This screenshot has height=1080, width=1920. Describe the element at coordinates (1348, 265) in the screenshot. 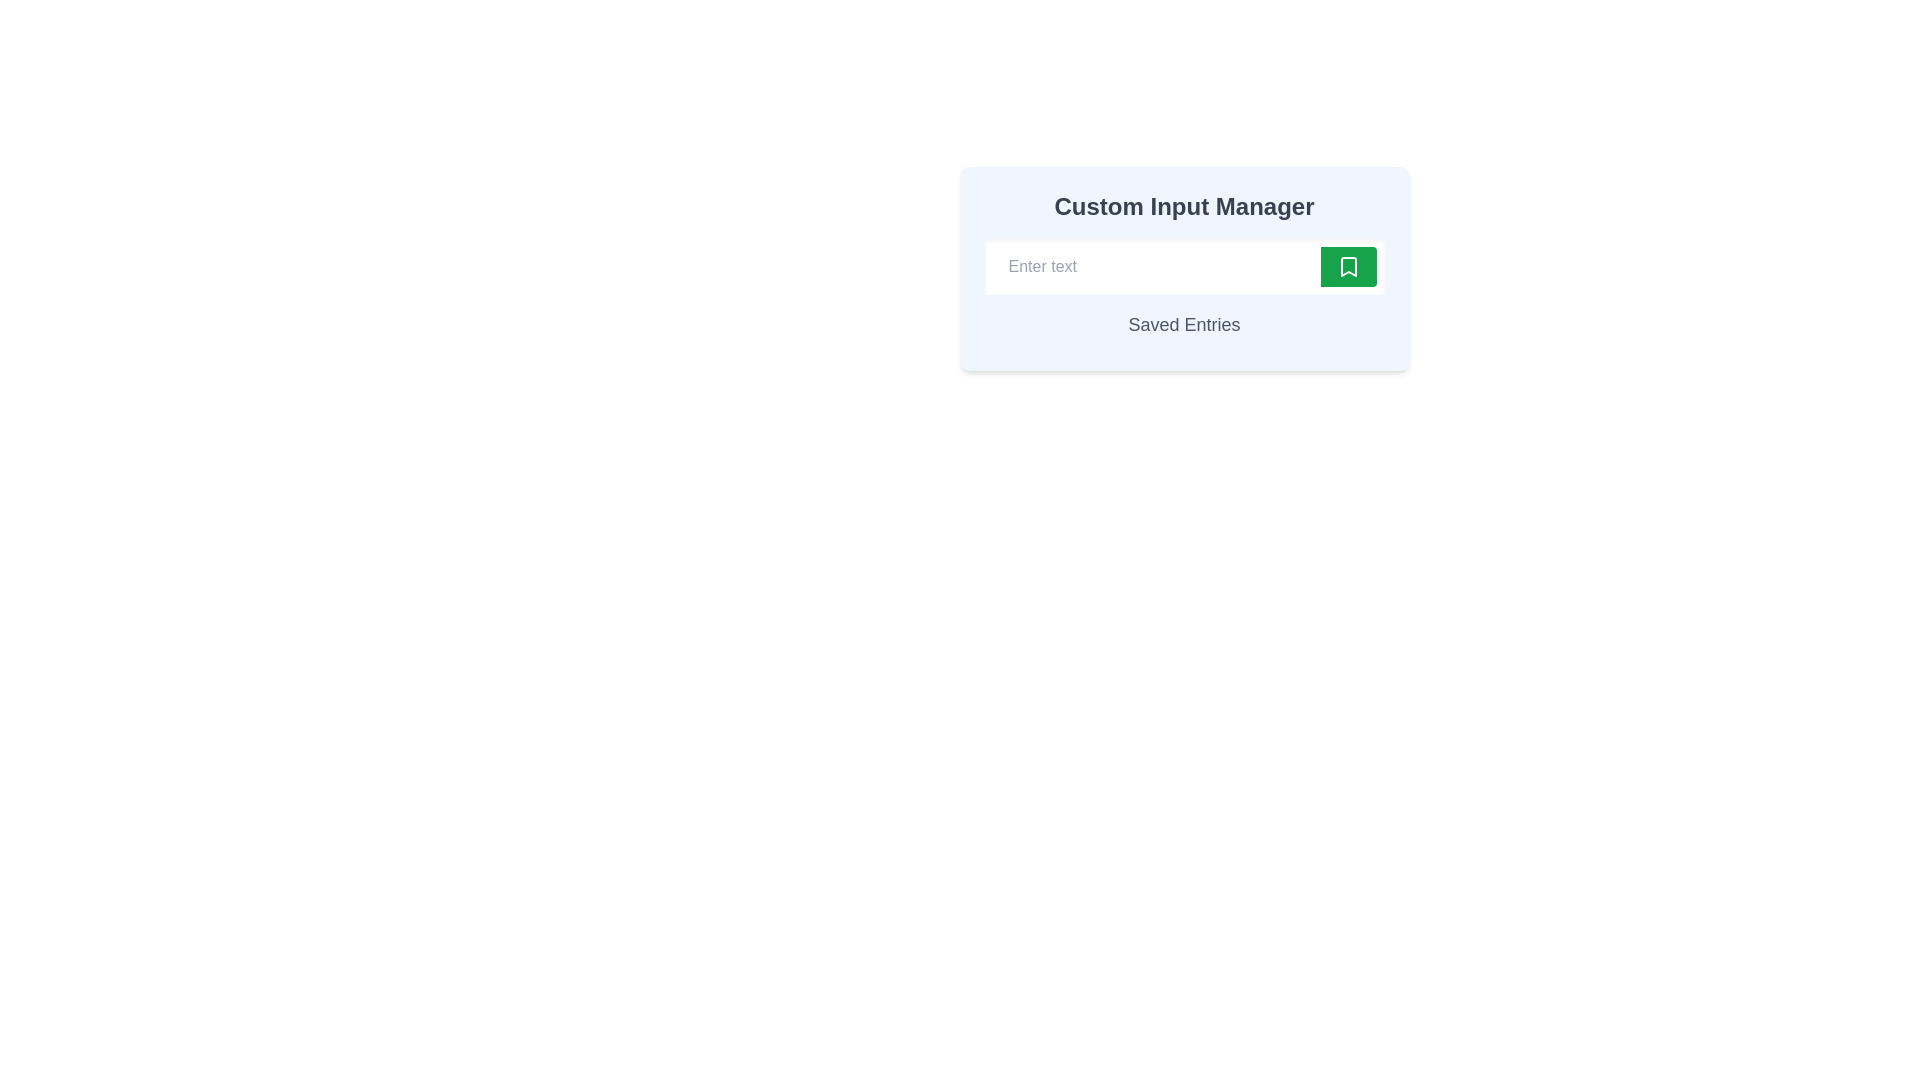

I see `the bookmark-shaped icon within the green rectangular button located to the right of the 'Enter text' input field in the 'Custom Input Manager' panel` at that location.